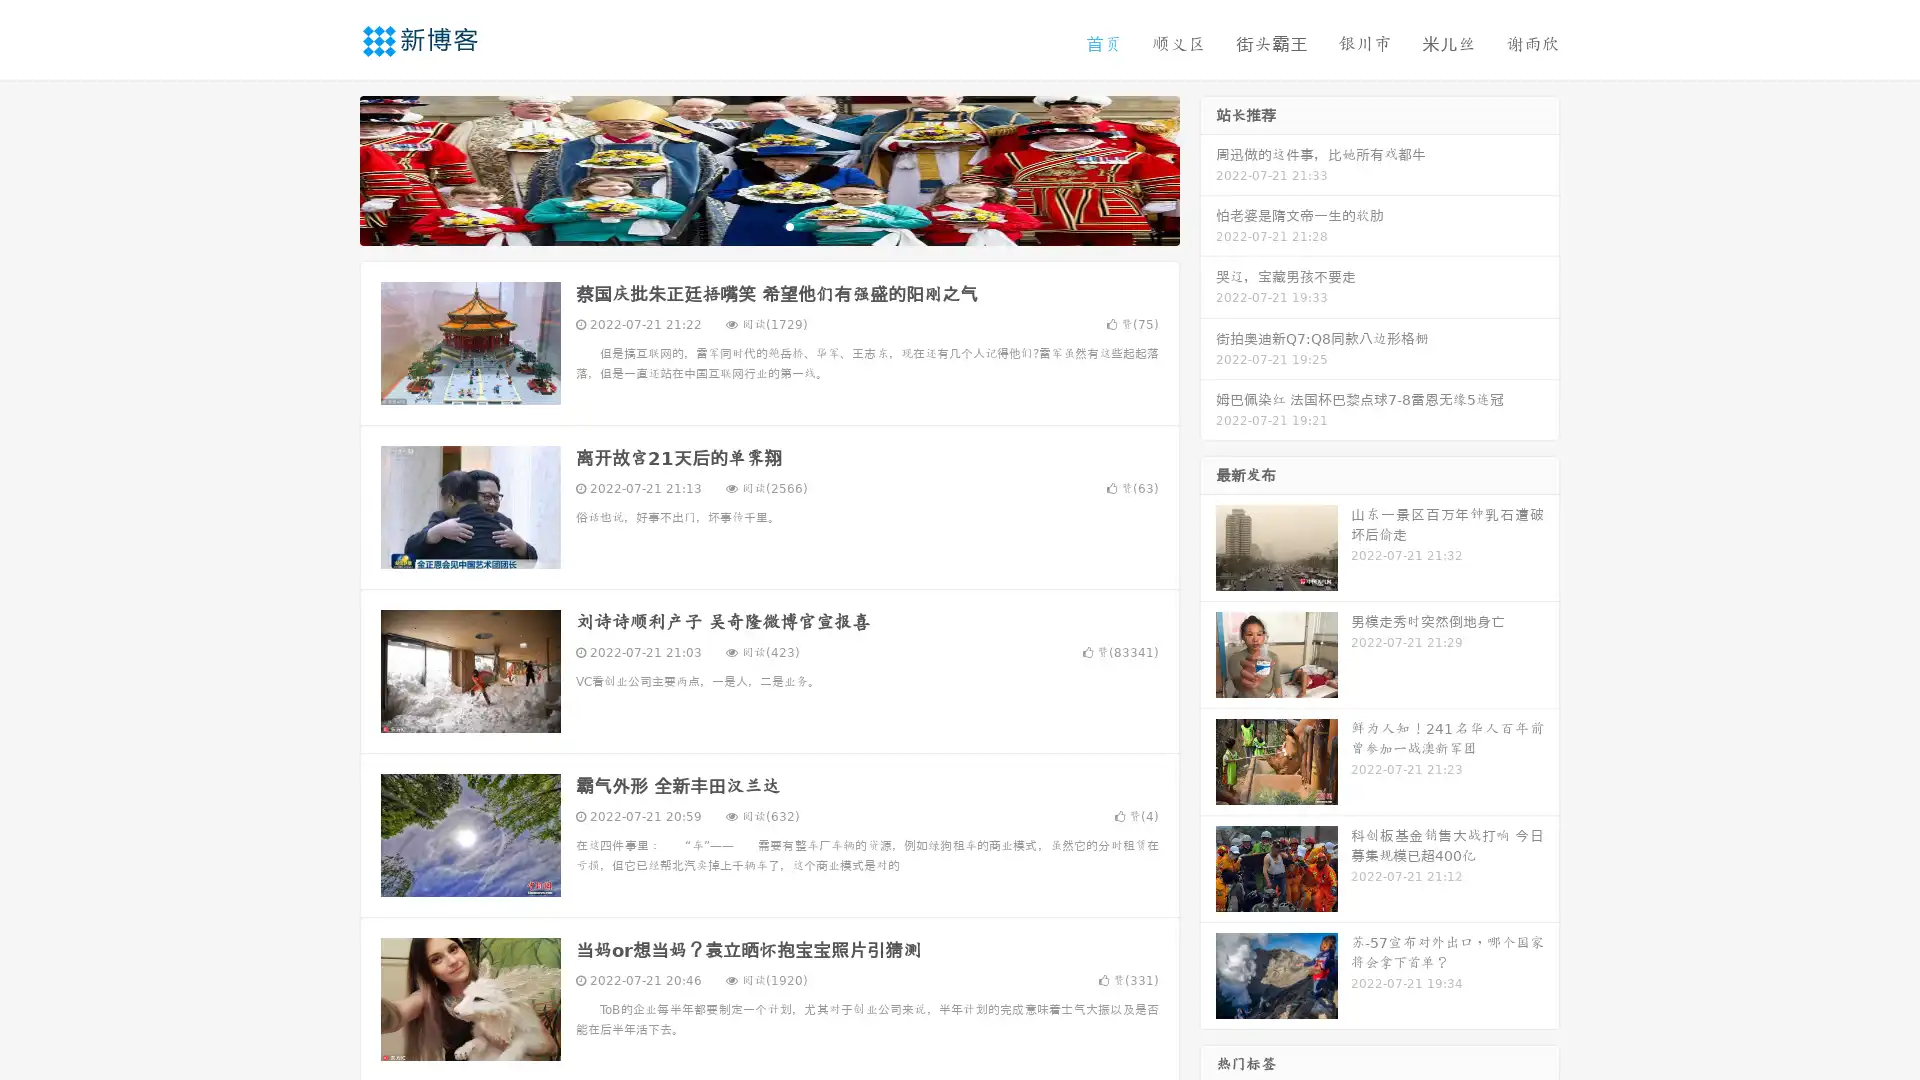  Describe the element at coordinates (768, 225) in the screenshot. I see `Go to slide 2` at that location.